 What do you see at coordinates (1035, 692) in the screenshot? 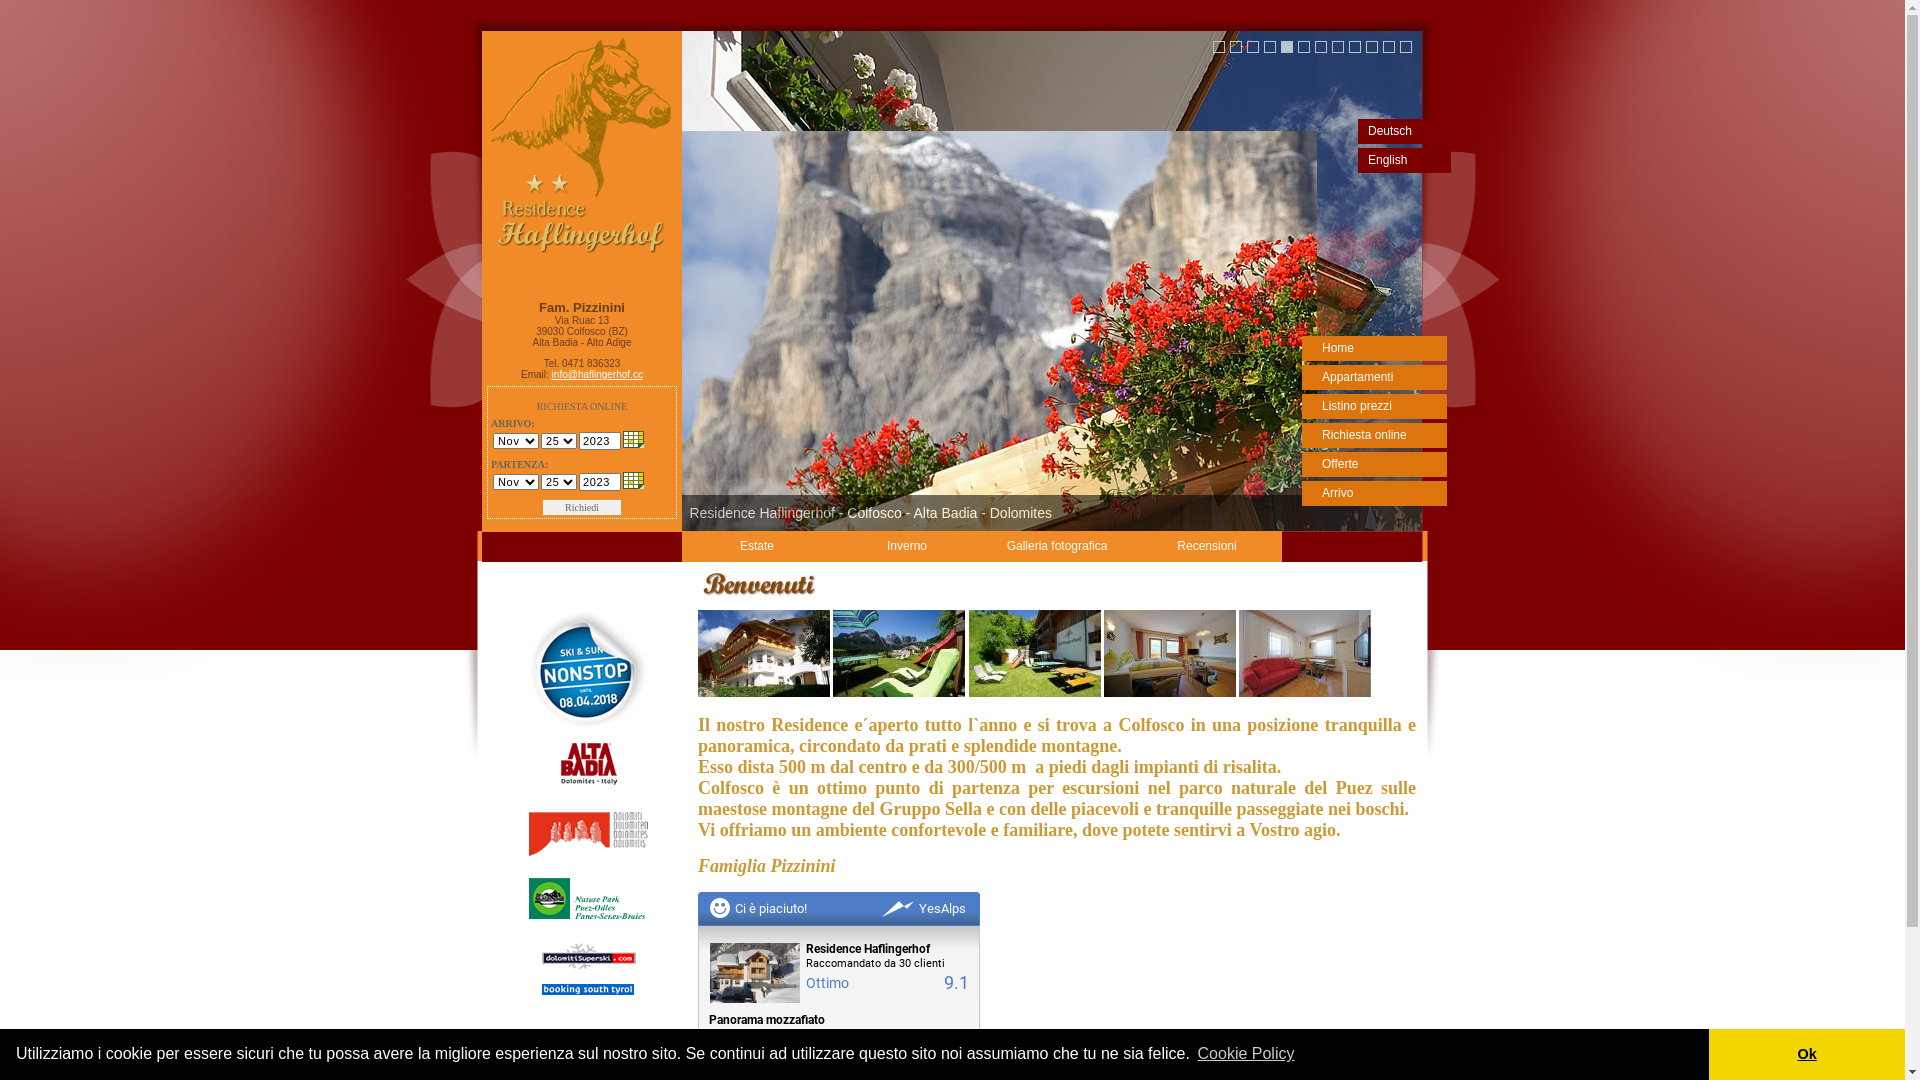
I see `'Sala Soggiorno / Aufenthaltsraum'` at bounding box center [1035, 692].